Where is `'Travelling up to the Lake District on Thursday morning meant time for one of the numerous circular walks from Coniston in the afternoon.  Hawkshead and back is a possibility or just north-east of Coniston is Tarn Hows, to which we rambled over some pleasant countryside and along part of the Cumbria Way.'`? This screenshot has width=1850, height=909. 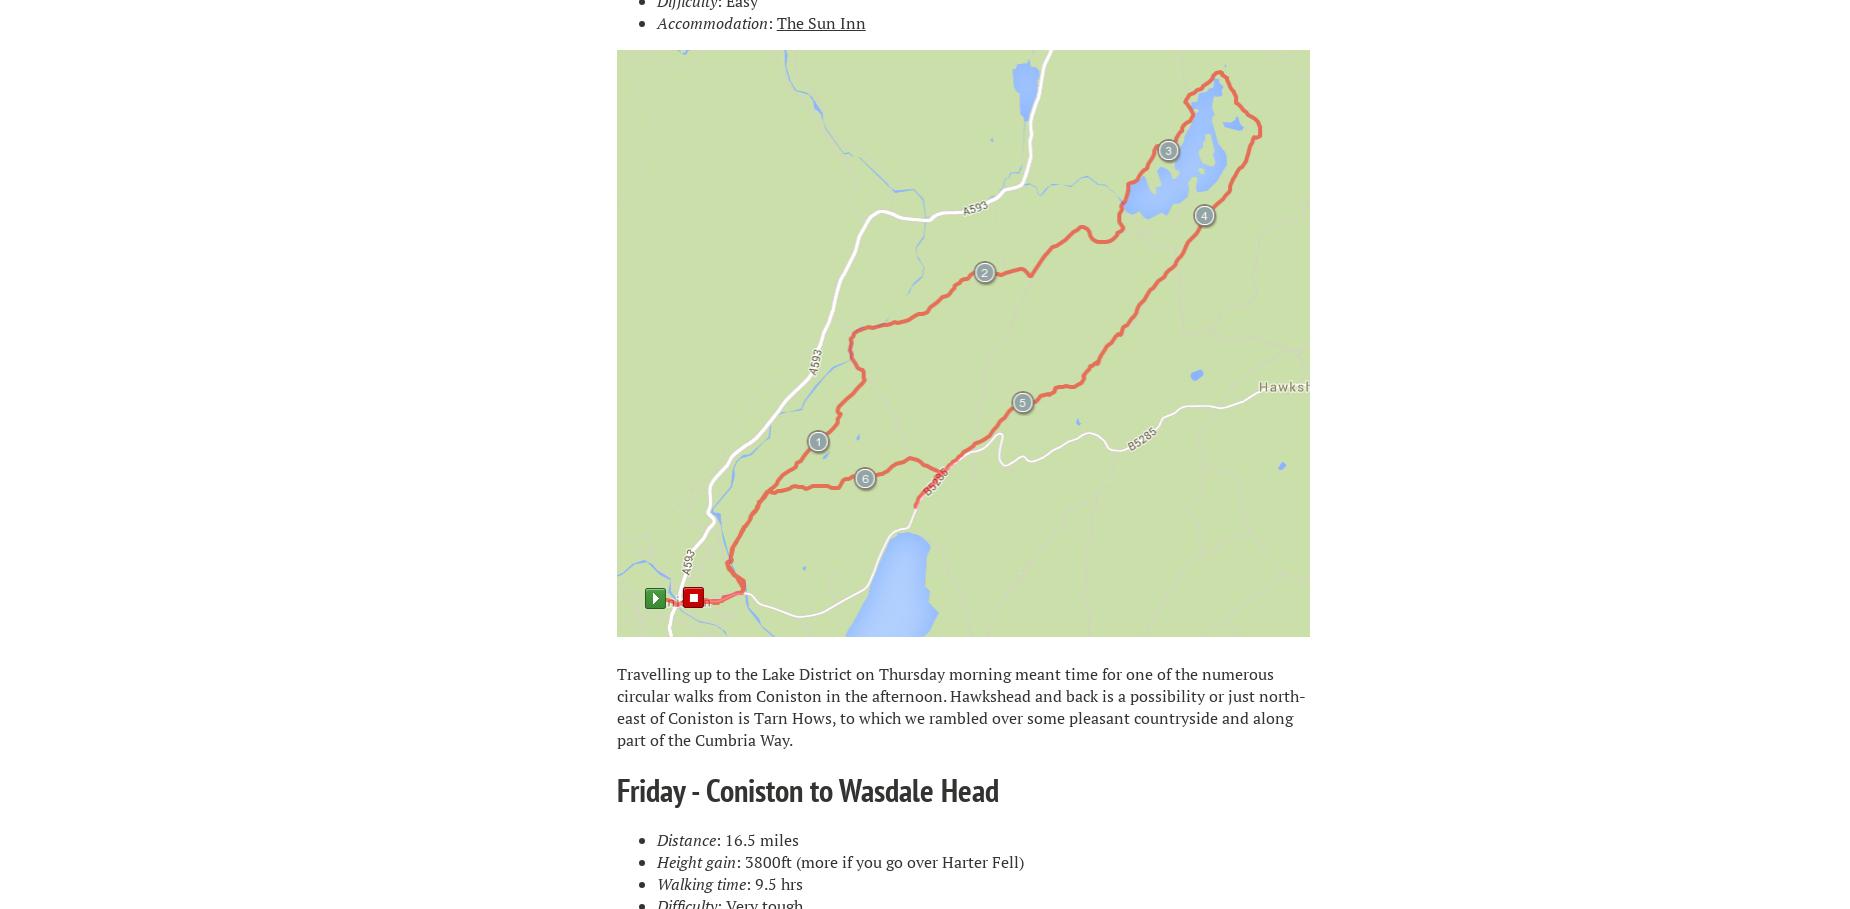 'Travelling up to the Lake District on Thursday morning meant time for one of the numerous circular walks from Coniston in the afternoon.  Hawkshead and back is a possibility or just north-east of Coniston is Tarn Hows, to which we rambled over some pleasant countryside and along part of the Cumbria Way.' is located at coordinates (959, 705).